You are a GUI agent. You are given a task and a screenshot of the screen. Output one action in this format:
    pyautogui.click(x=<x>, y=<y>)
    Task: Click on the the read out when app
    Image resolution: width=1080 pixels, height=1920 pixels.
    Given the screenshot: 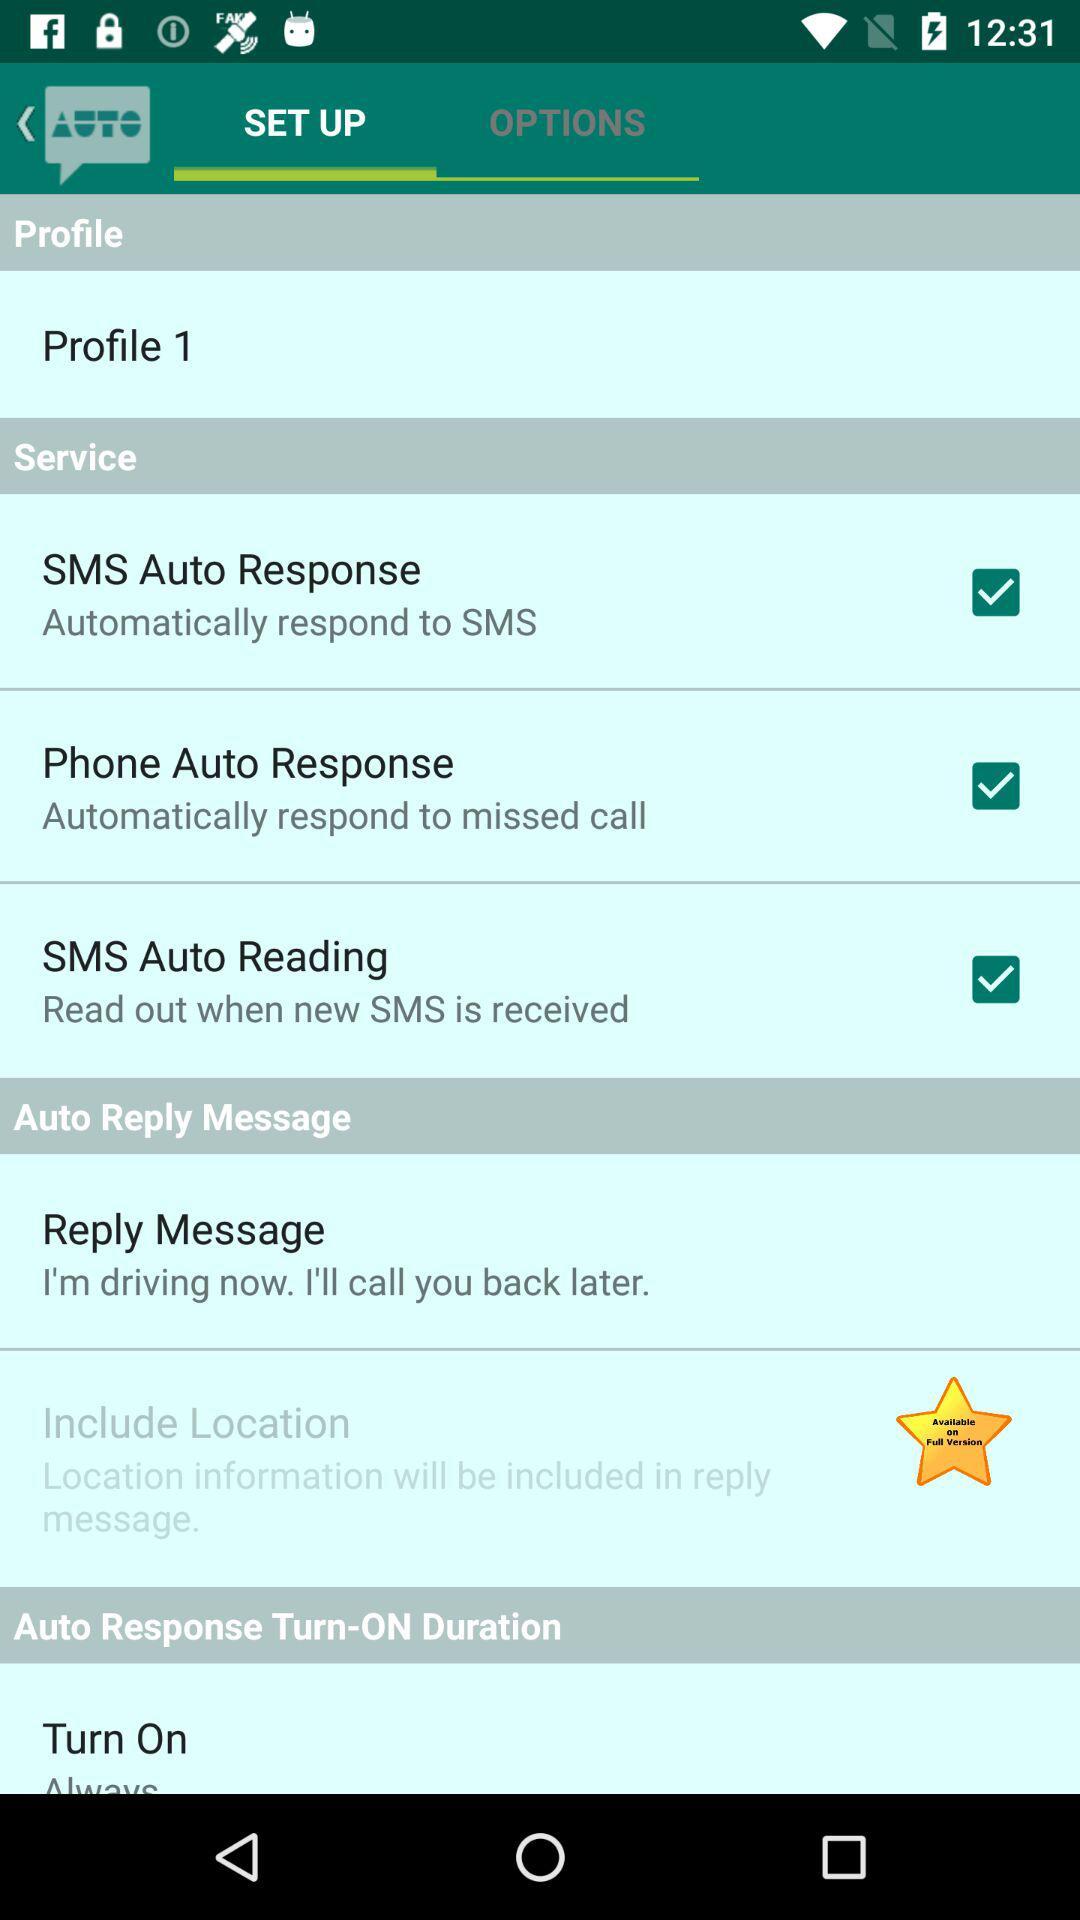 What is the action you would take?
    pyautogui.click(x=334, y=1008)
    